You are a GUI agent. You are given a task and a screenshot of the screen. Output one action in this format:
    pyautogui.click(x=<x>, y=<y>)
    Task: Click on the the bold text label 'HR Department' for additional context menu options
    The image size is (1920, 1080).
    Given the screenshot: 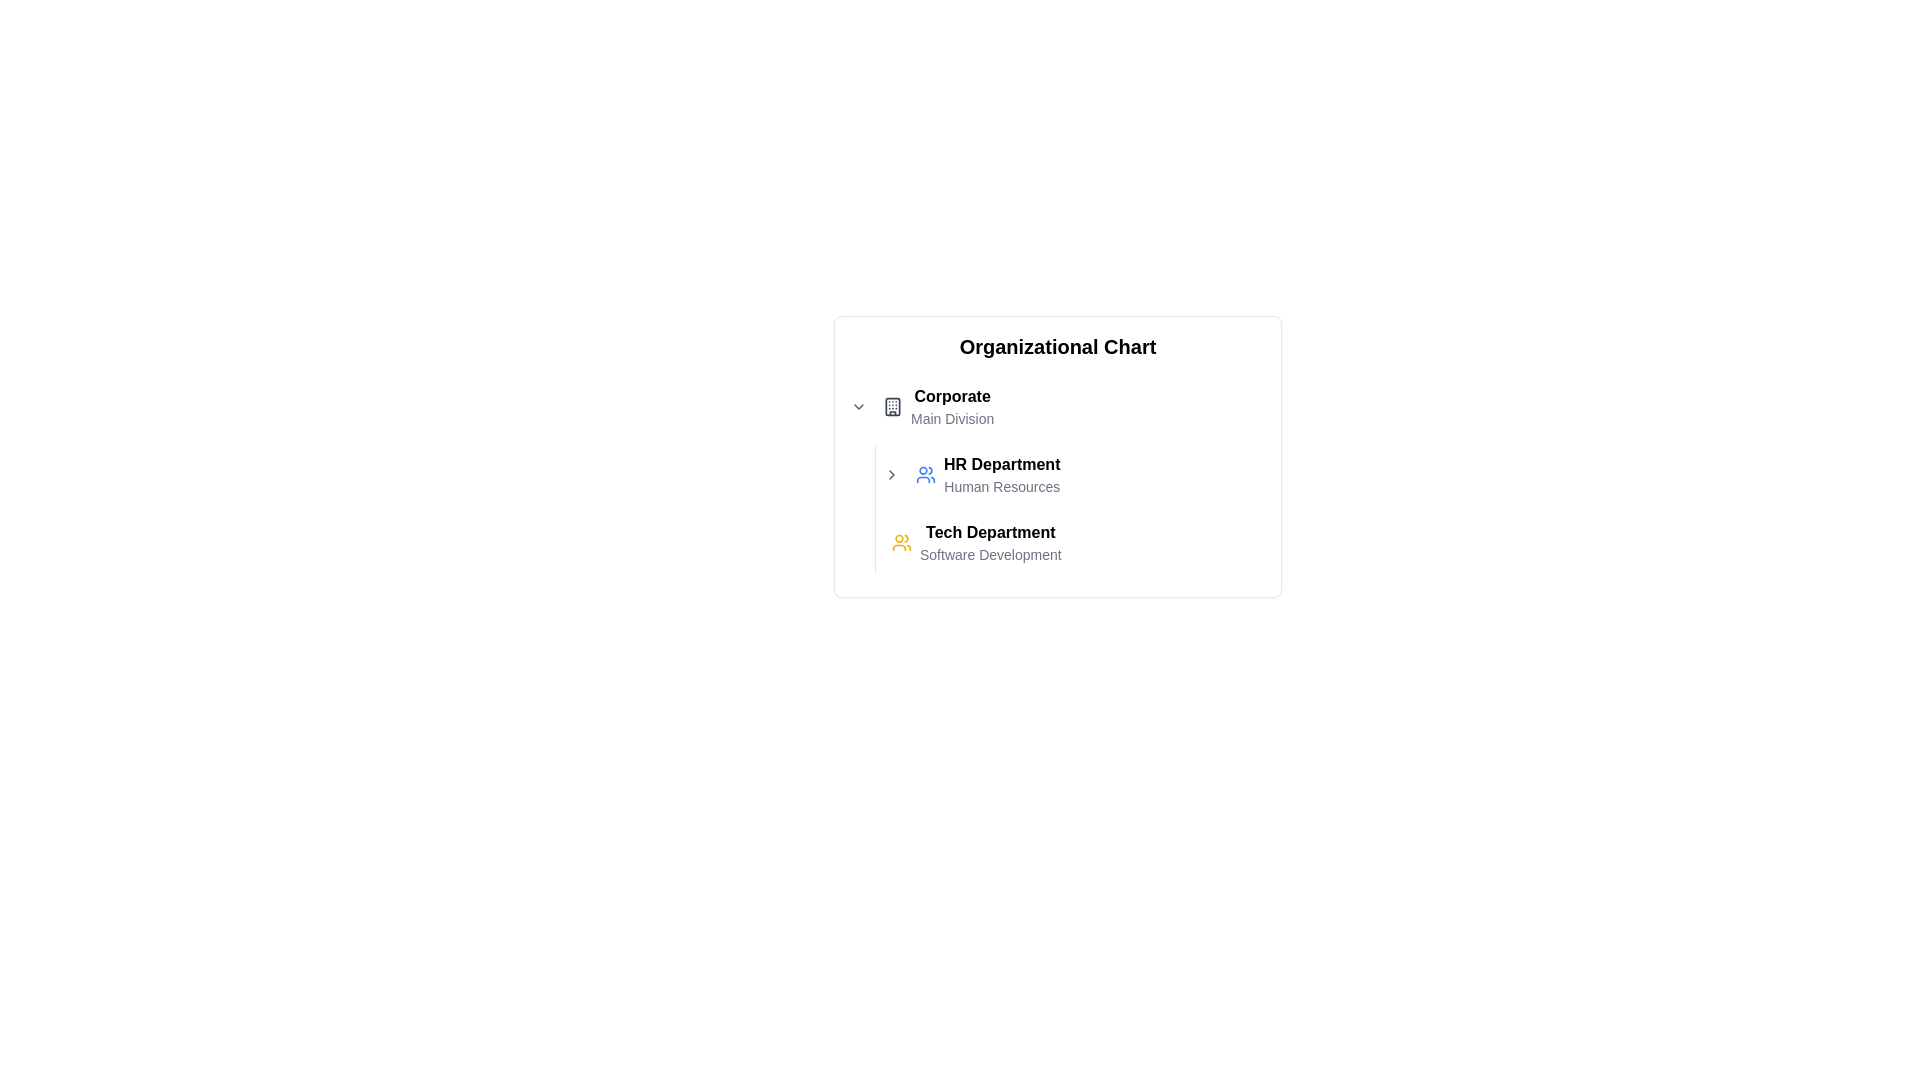 What is the action you would take?
    pyautogui.click(x=1002, y=465)
    